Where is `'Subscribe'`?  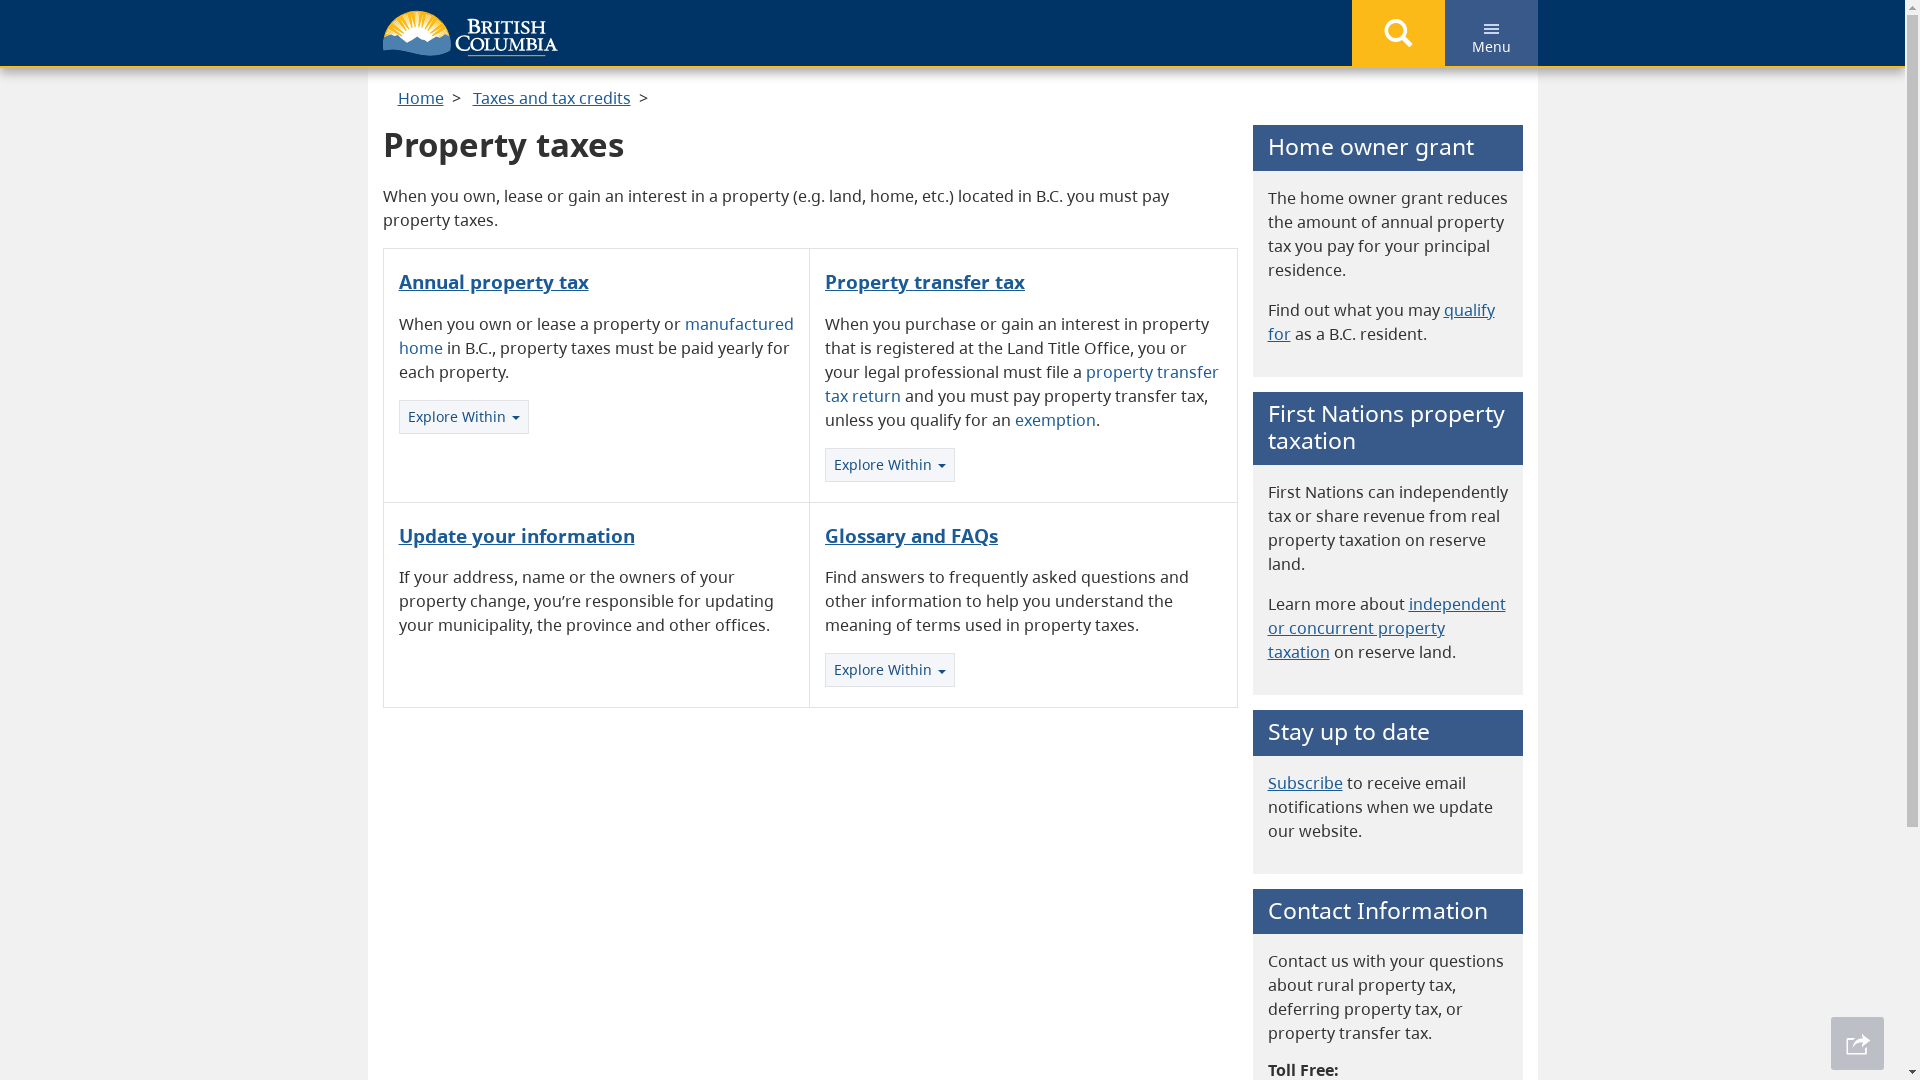
'Subscribe' is located at coordinates (1305, 782).